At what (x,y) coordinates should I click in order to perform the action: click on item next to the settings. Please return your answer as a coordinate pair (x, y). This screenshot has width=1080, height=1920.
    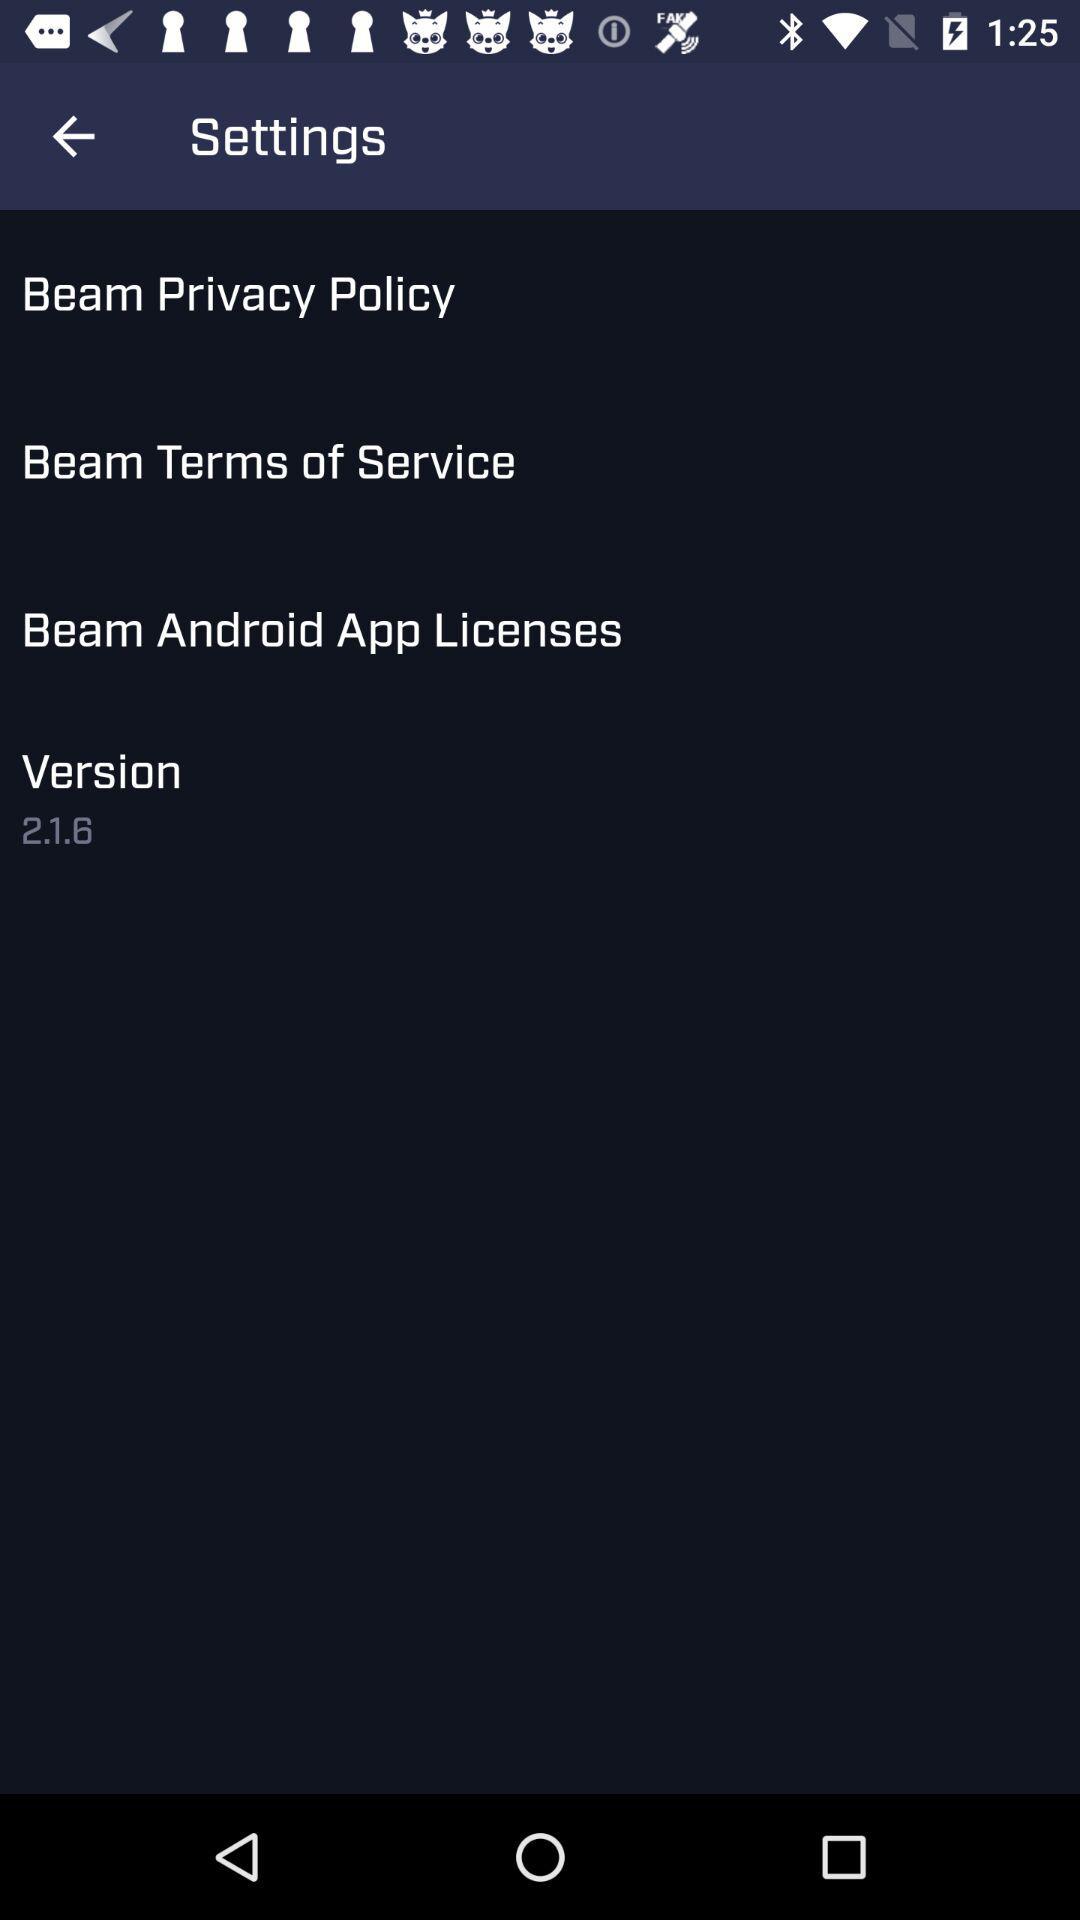
    Looking at the image, I should click on (72, 135).